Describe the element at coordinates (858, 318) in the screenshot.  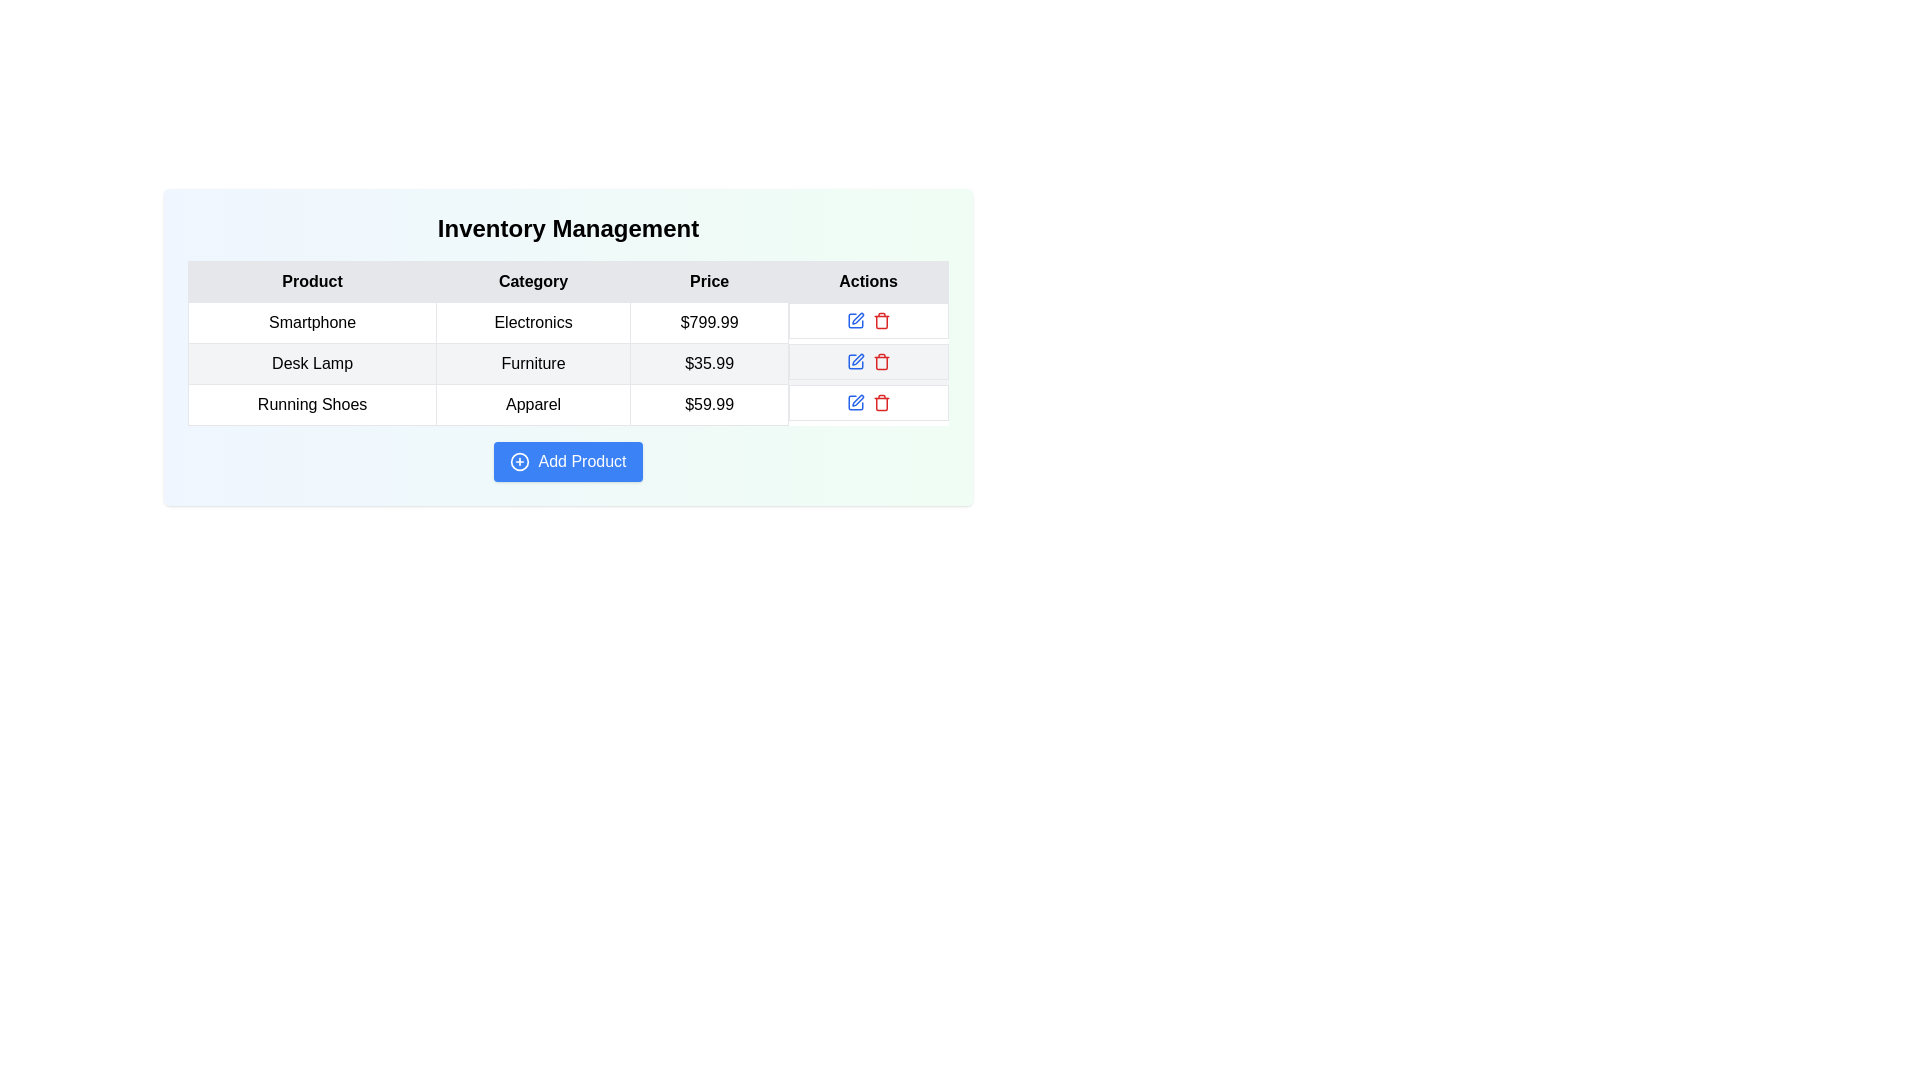
I see `the blue pen icon button in the 'Actions' column of the second row to initiate editing` at that location.